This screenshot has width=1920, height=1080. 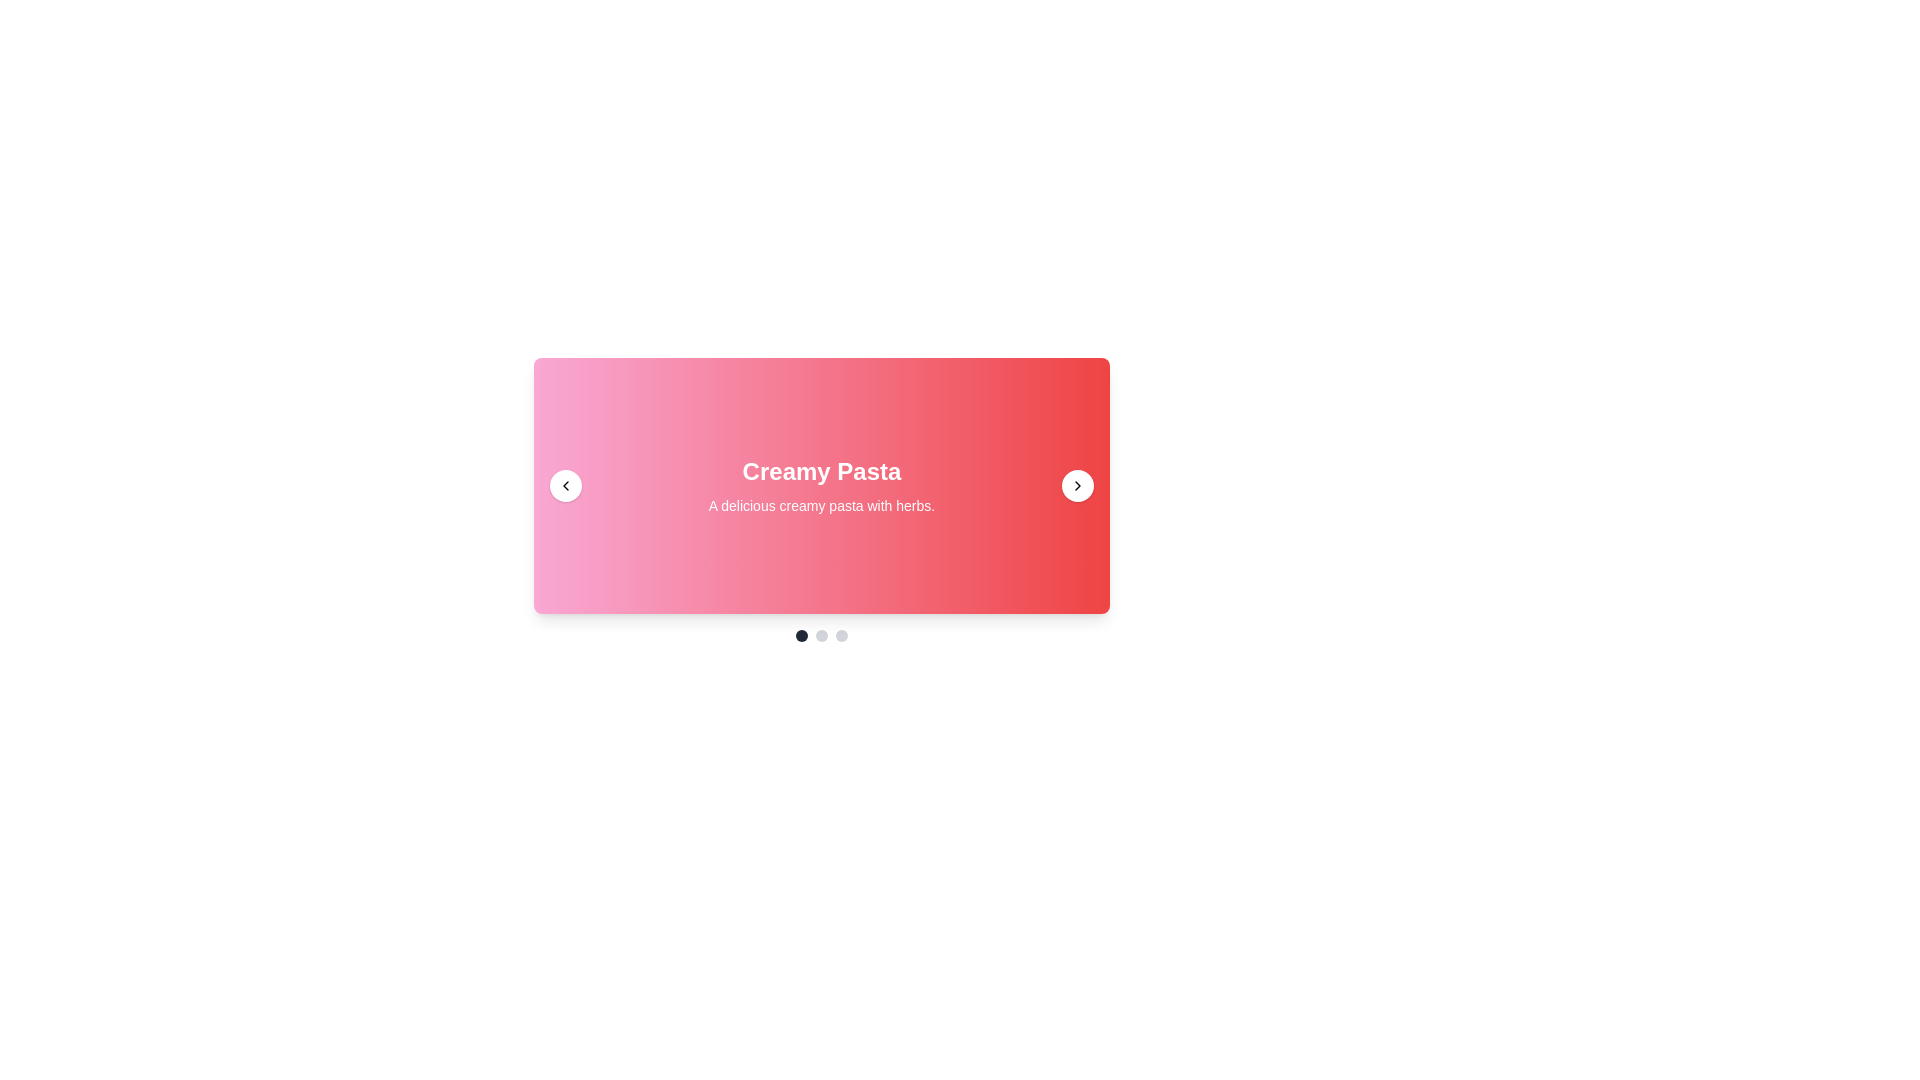 What do you see at coordinates (821, 636) in the screenshot?
I see `the second inactive navigation dot located at the bottom center of the displayed content area` at bounding box center [821, 636].